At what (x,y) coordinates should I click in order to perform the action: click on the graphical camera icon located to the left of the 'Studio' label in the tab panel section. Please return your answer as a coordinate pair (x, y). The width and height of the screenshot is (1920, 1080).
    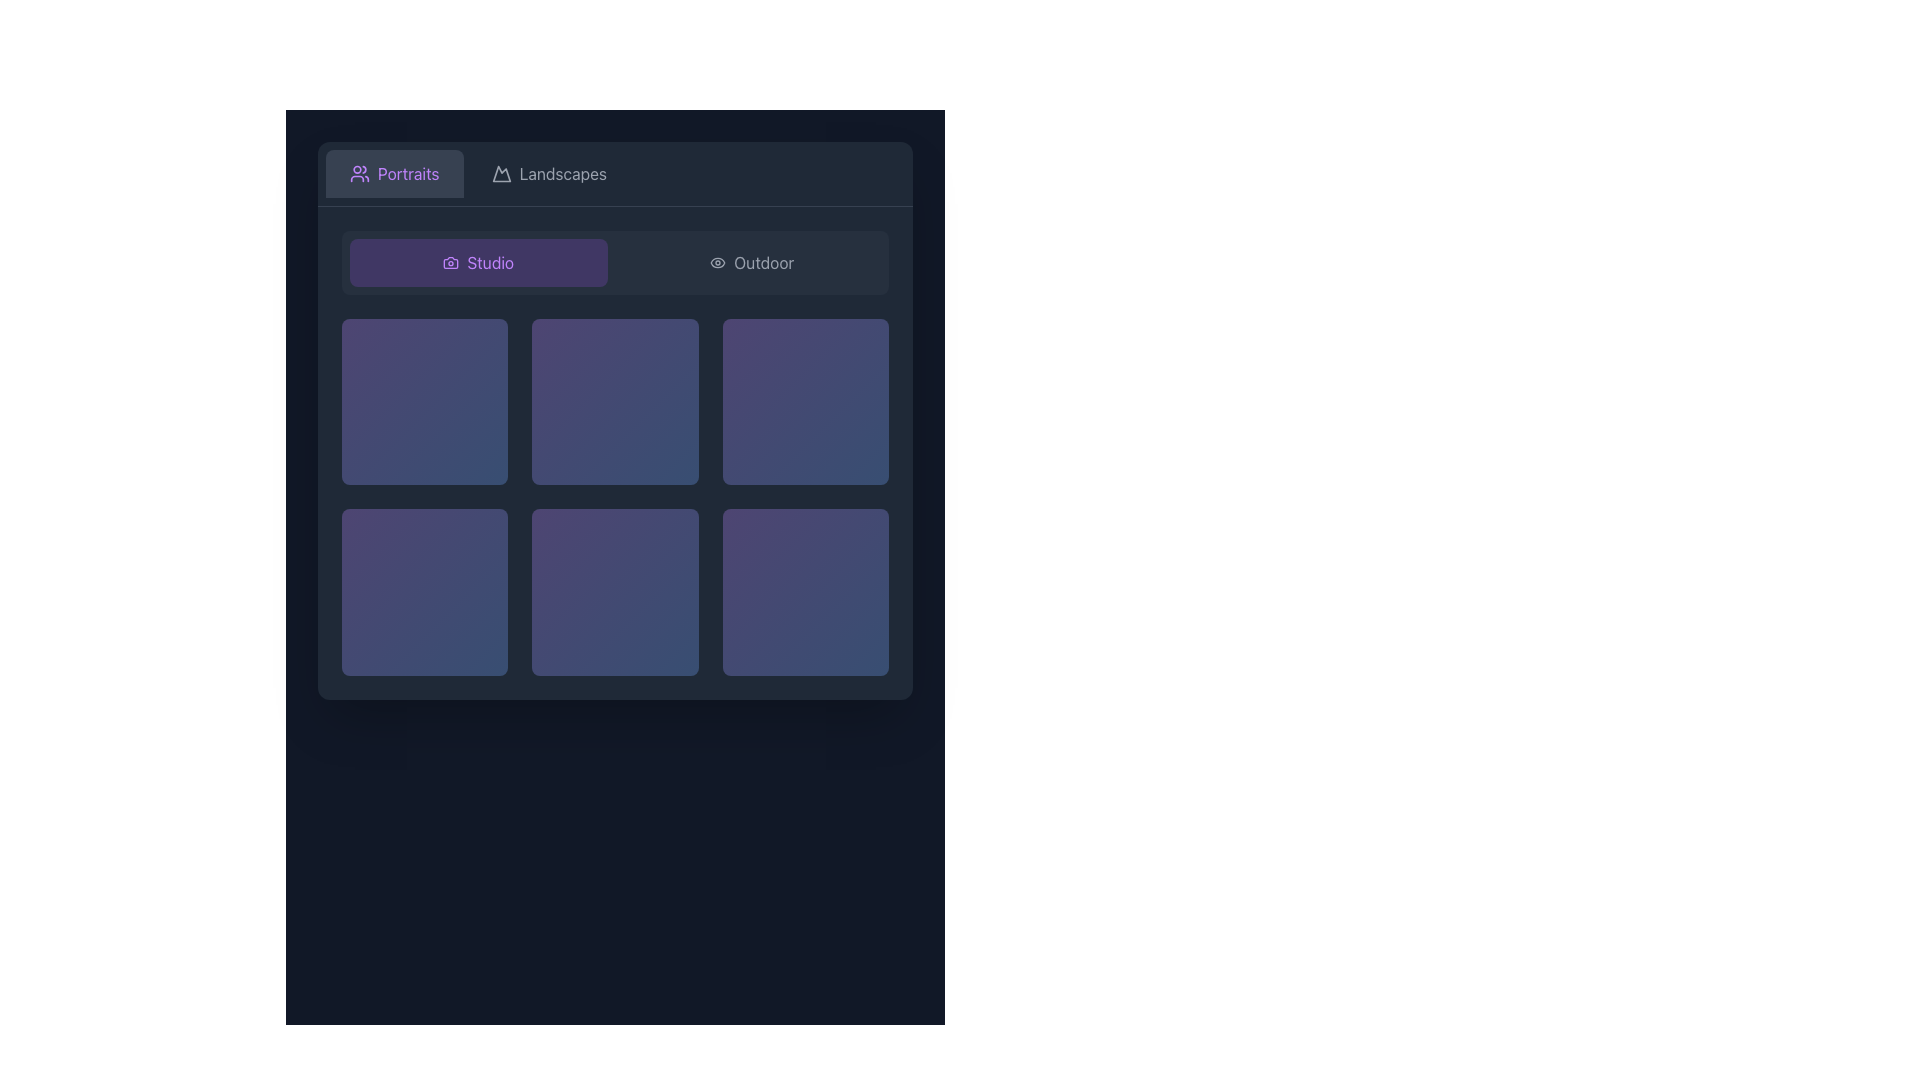
    Looking at the image, I should click on (450, 261).